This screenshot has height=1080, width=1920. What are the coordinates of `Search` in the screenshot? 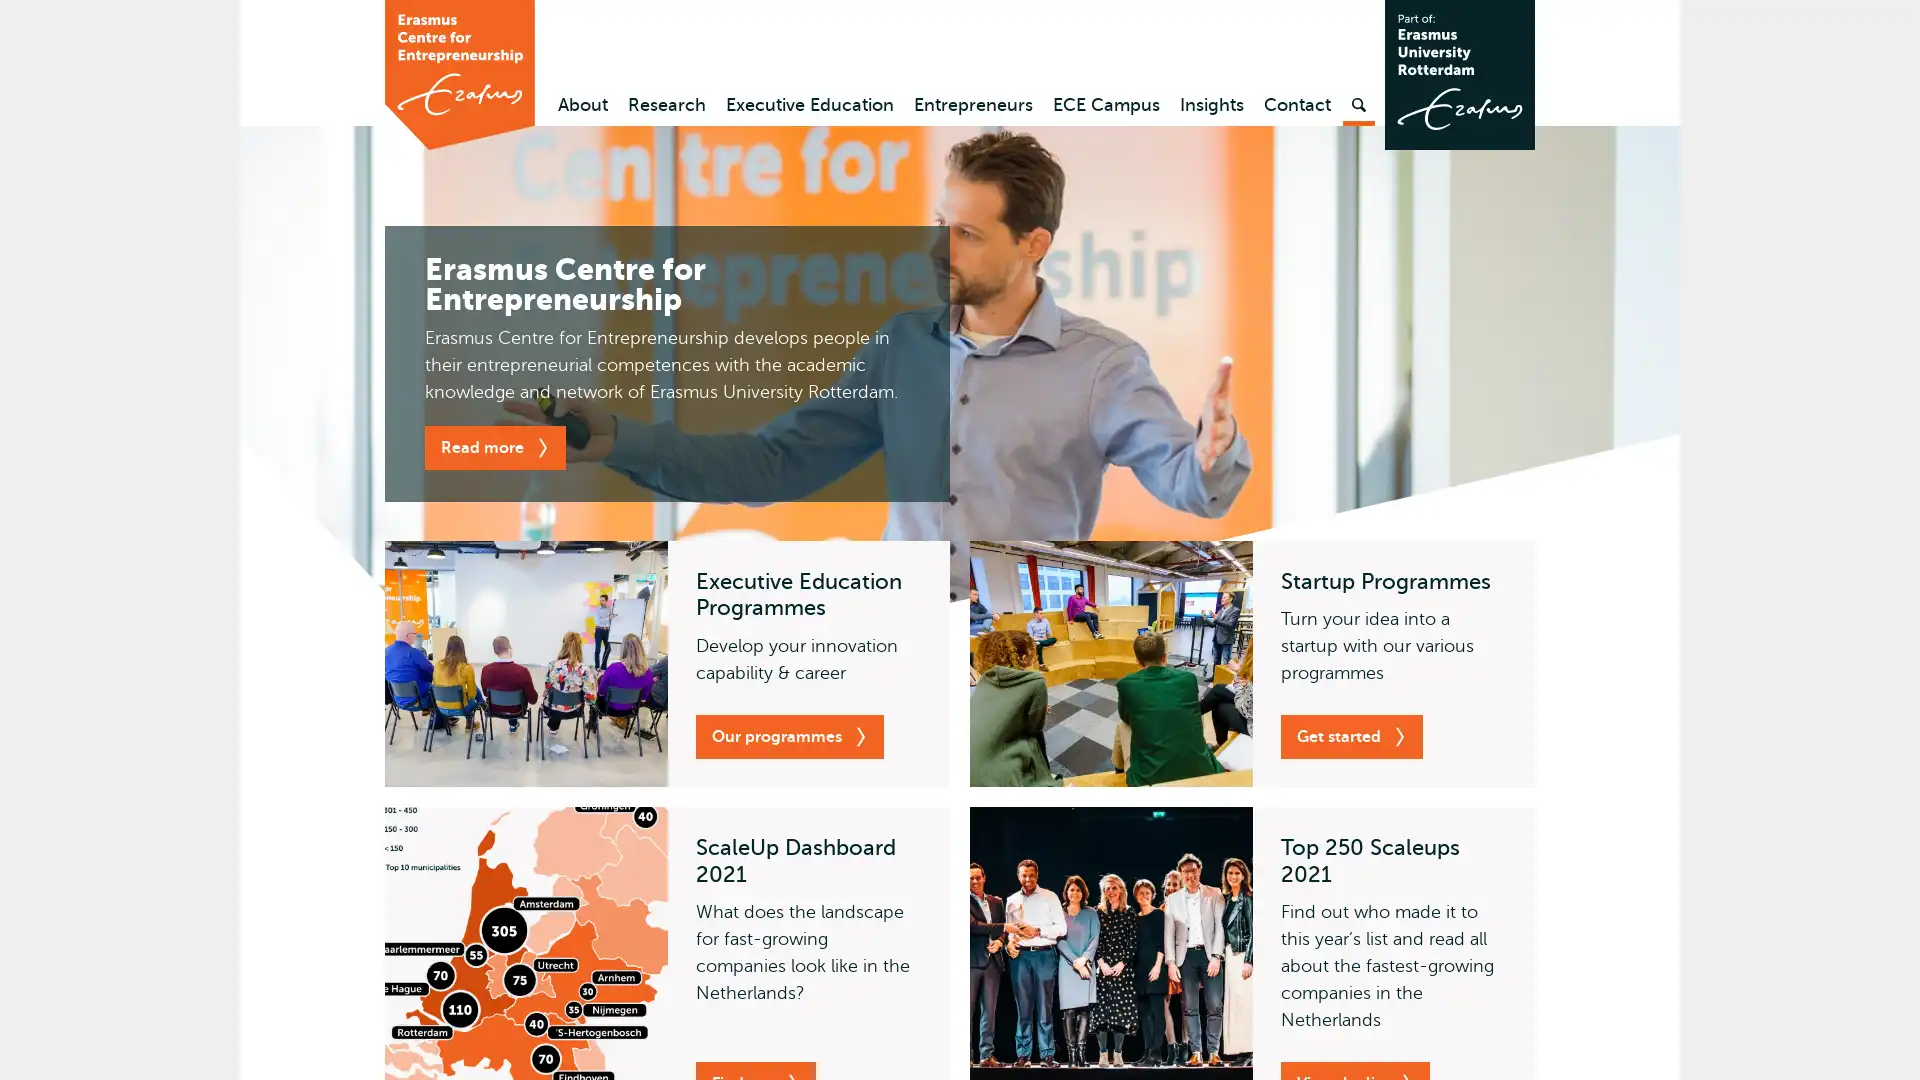 It's located at (1358, 107).